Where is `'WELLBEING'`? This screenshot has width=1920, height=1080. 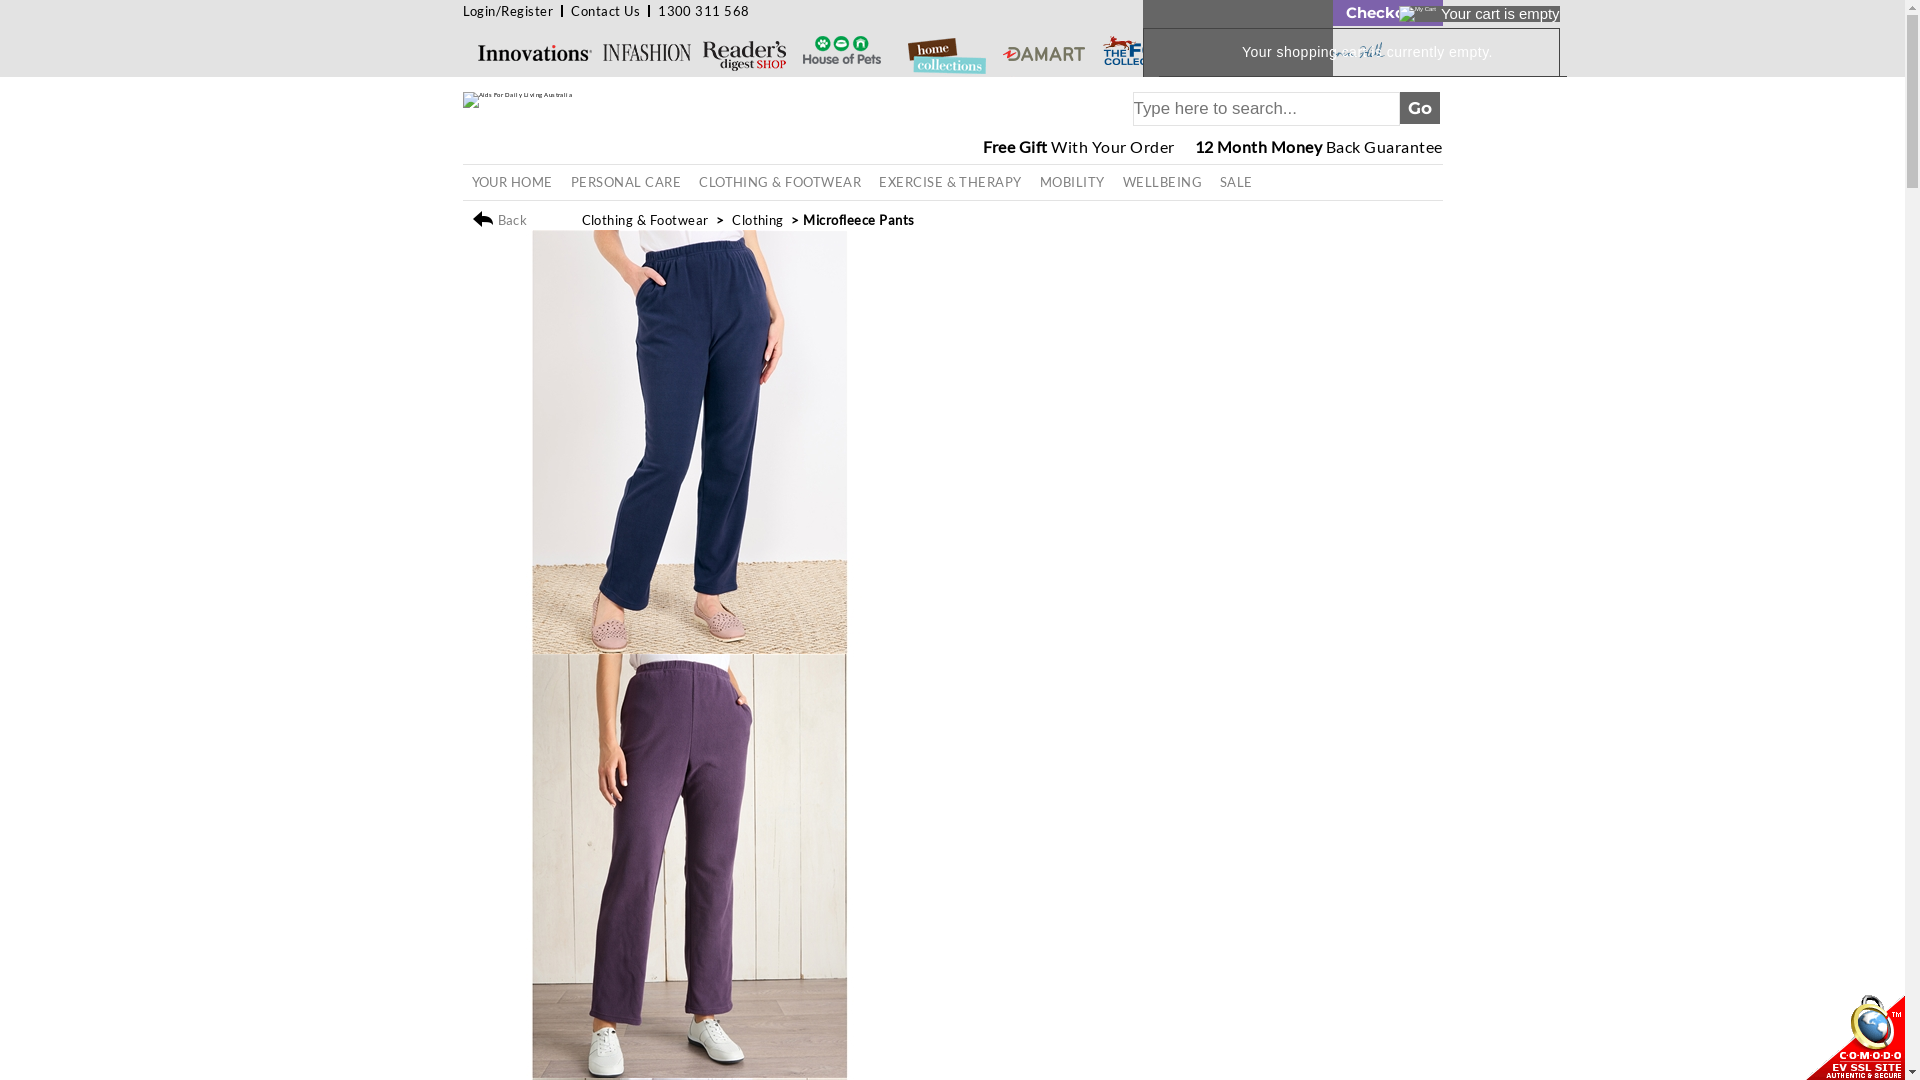 'WELLBEING' is located at coordinates (1162, 182).